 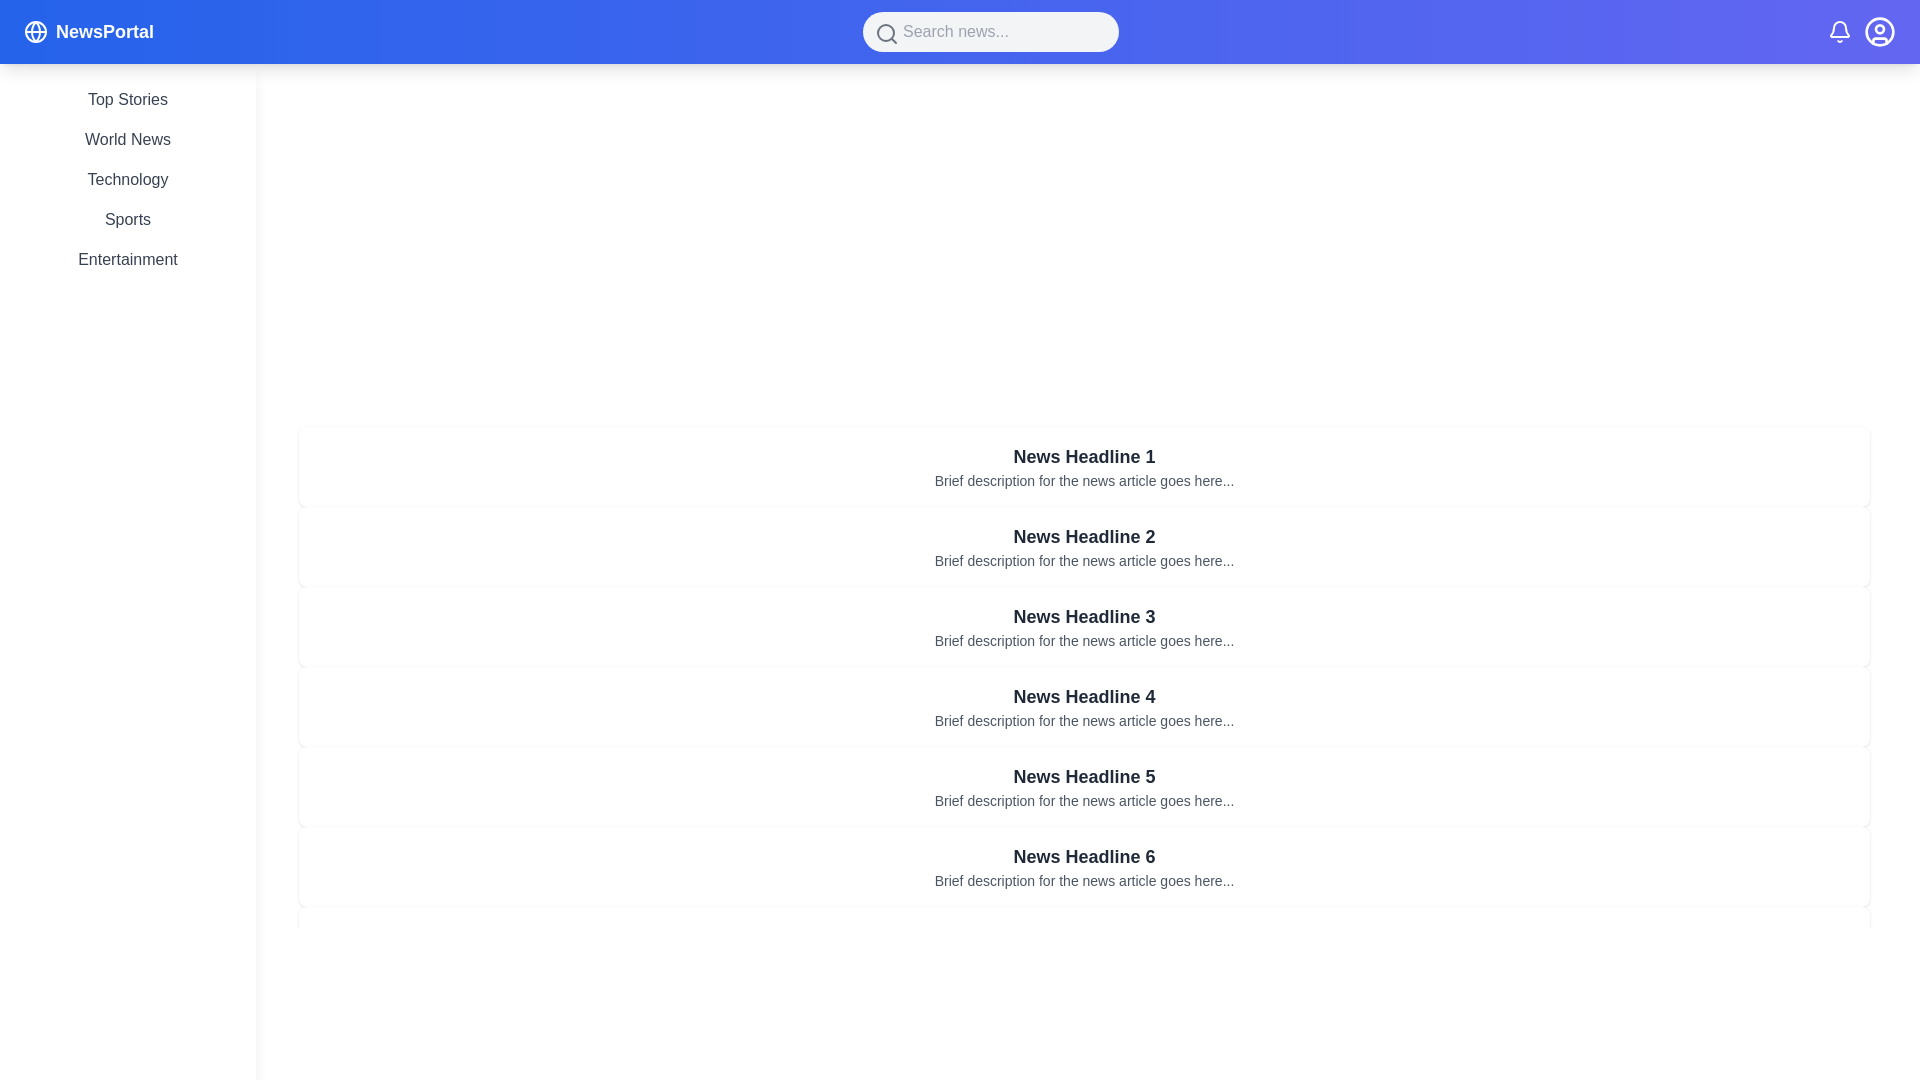 I want to click on the Text Display that provides a summary or teaser for the news article, located beneath 'News Headline 2', so click(x=1083, y=560).